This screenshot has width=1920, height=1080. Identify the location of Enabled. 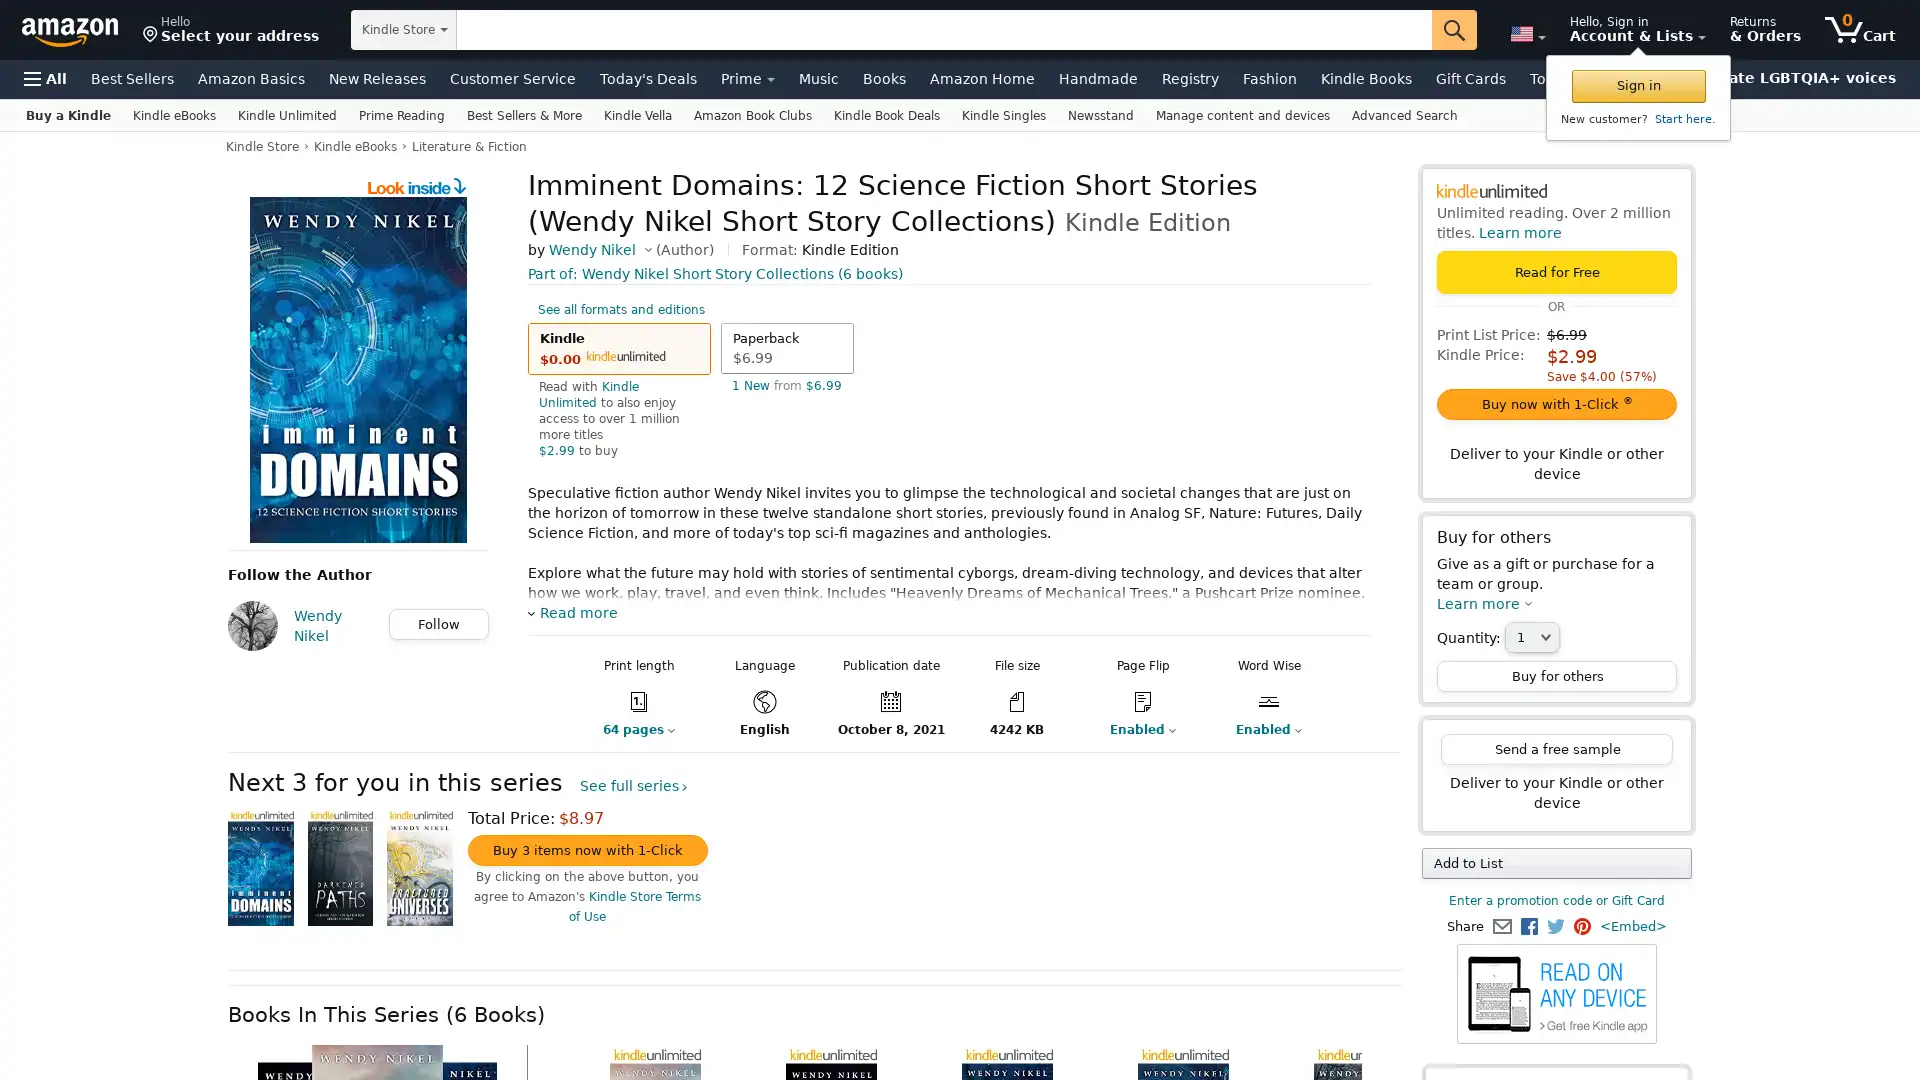
(1142, 729).